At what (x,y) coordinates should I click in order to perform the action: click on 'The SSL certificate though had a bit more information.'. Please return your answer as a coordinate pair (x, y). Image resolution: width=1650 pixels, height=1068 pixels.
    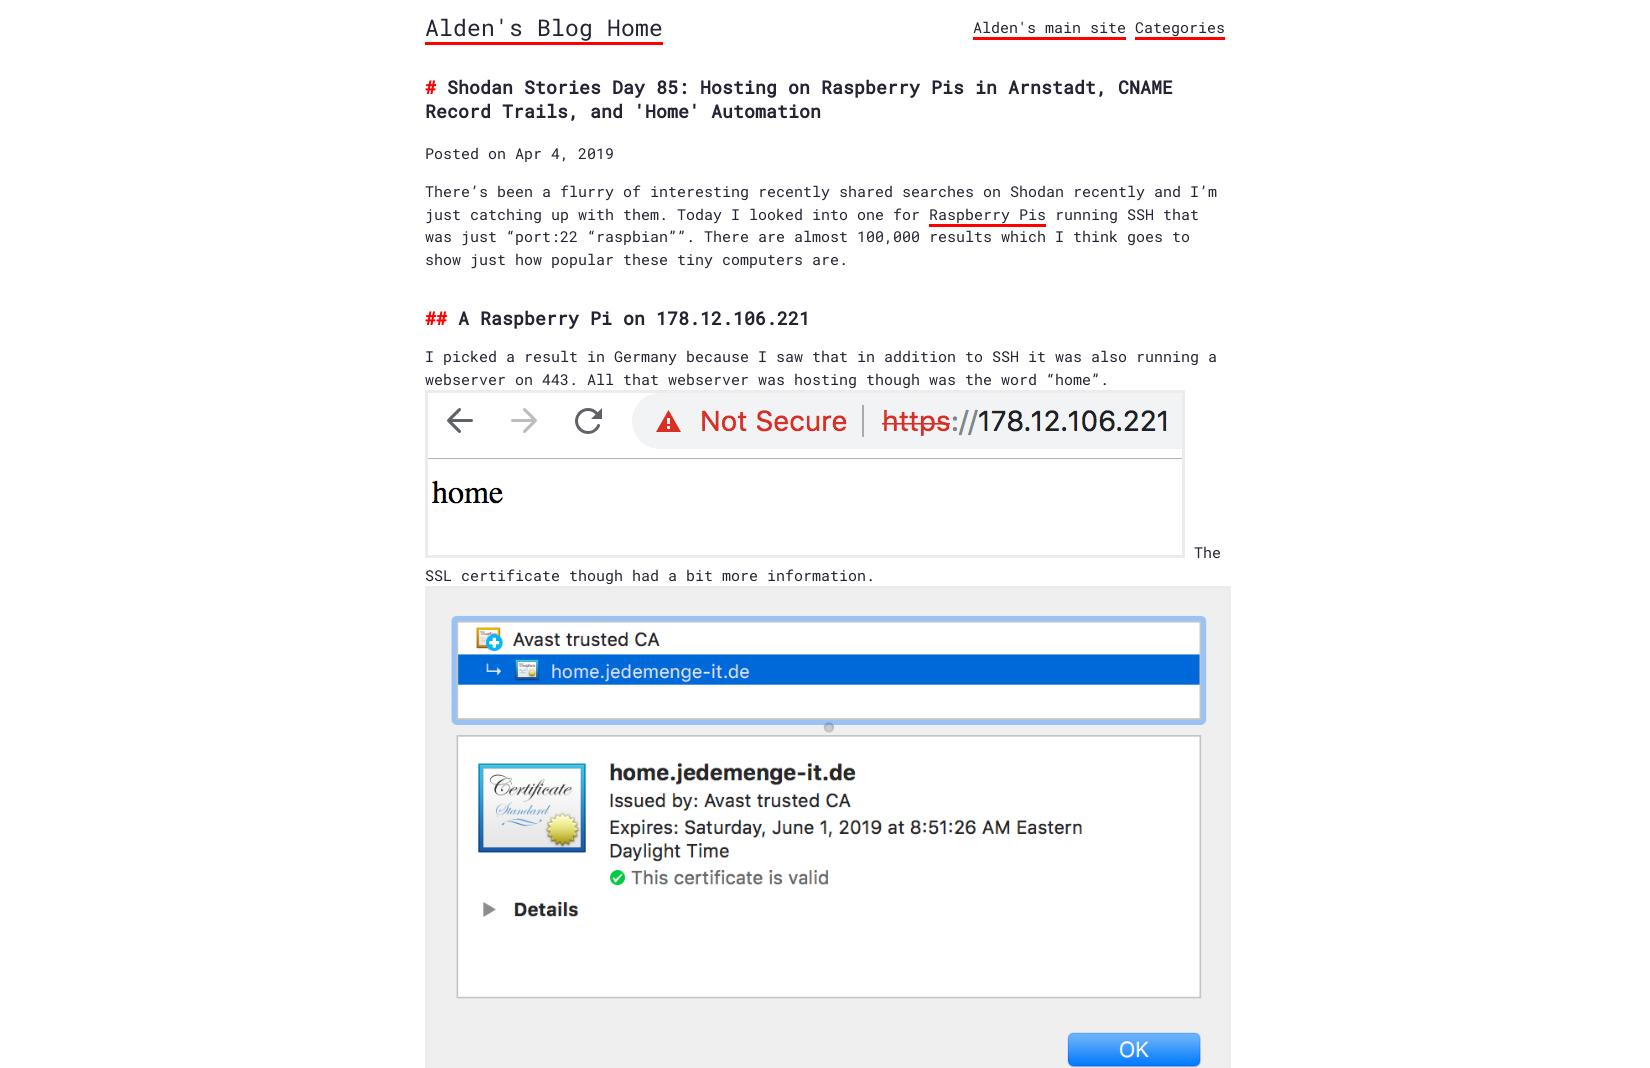
    Looking at the image, I should click on (822, 562).